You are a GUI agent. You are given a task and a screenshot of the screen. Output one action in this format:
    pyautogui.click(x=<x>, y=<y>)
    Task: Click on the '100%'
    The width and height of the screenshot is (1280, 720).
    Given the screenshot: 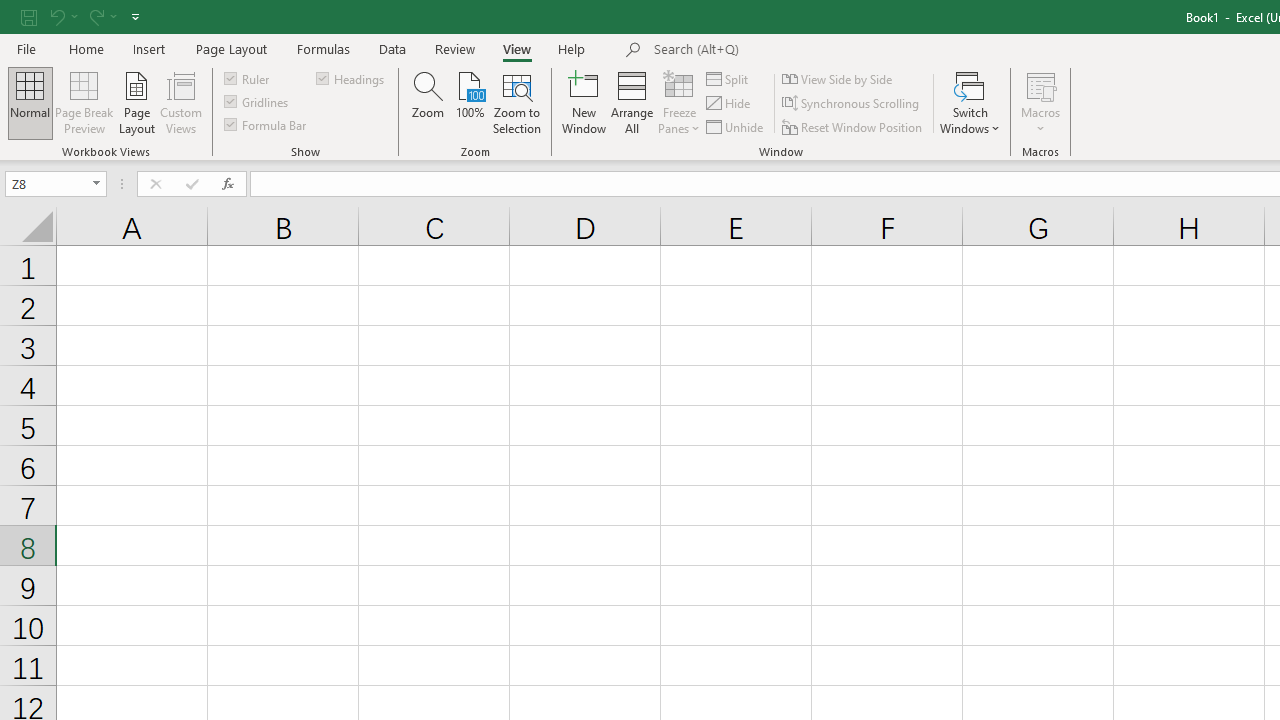 What is the action you would take?
    pyautogui.click(x=469, y=103)
    